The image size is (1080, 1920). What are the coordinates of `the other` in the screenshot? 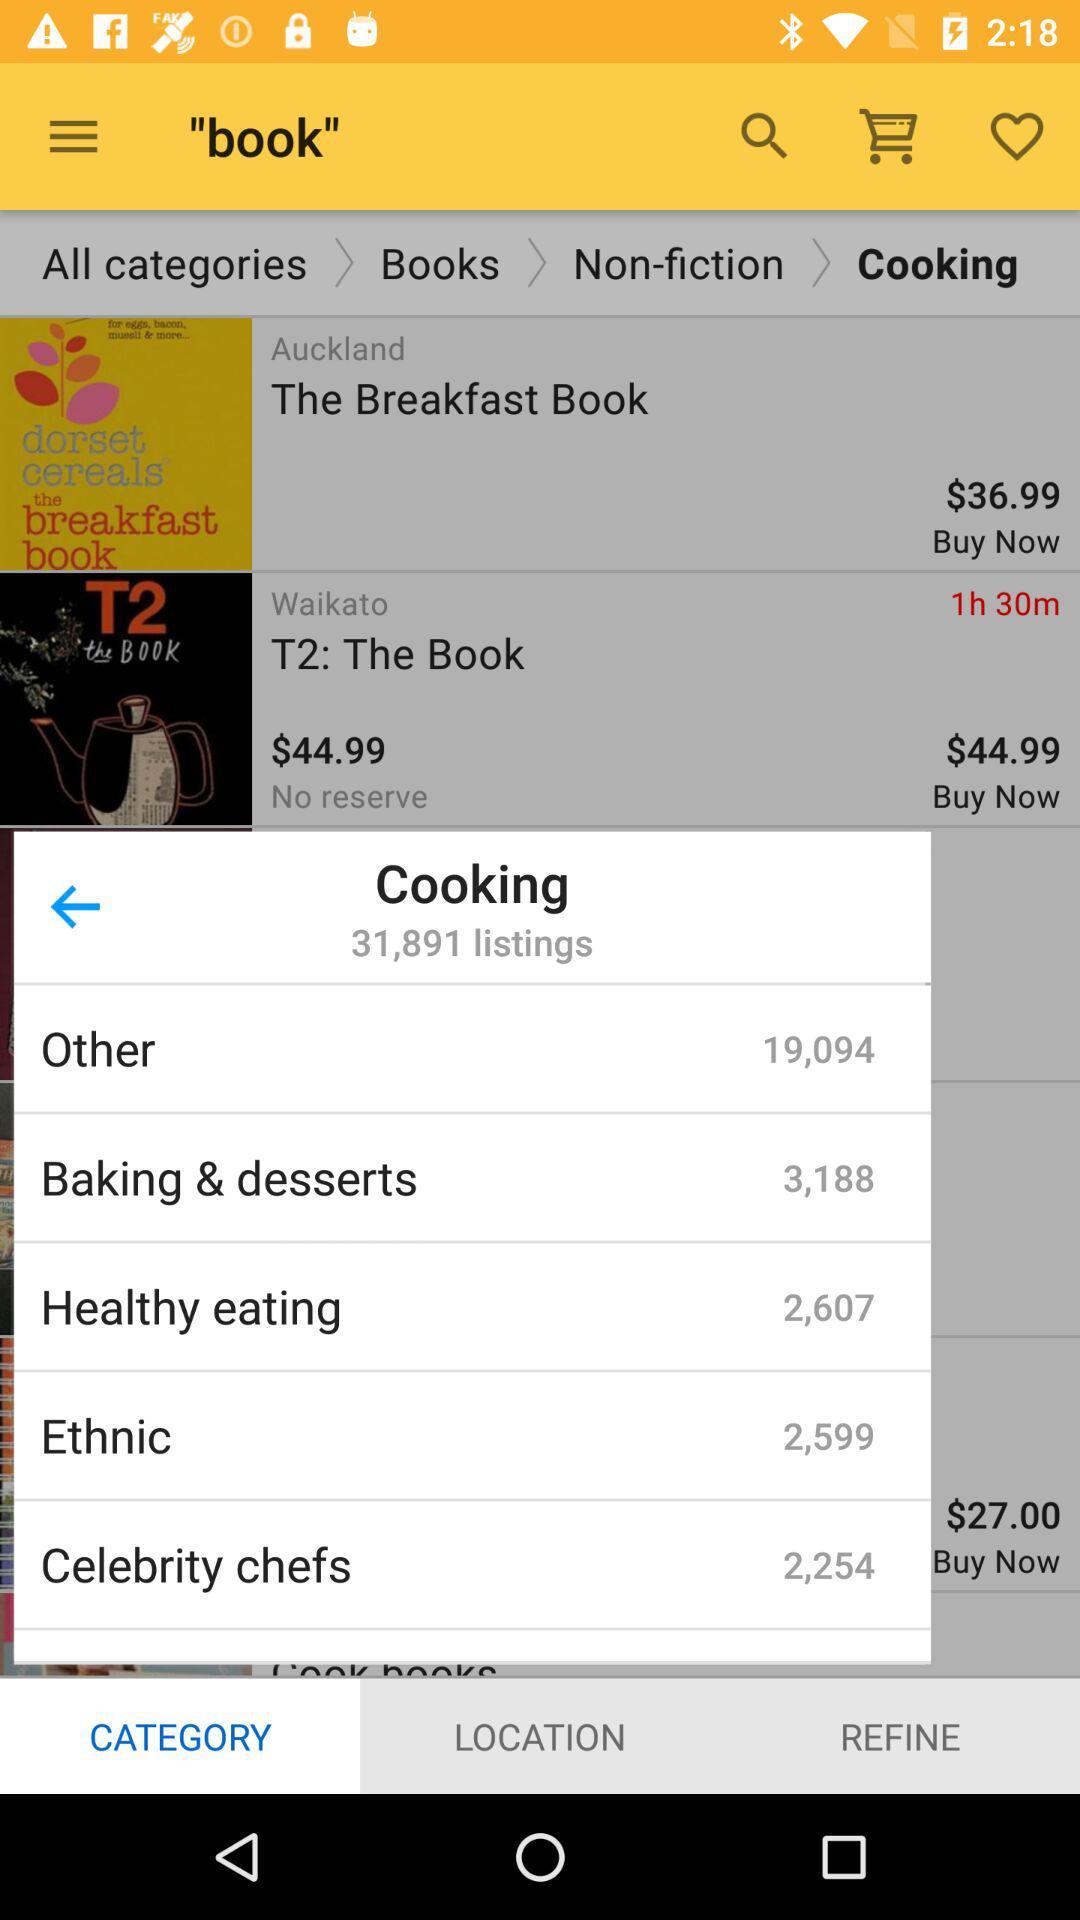 It's located at (401, 1047).